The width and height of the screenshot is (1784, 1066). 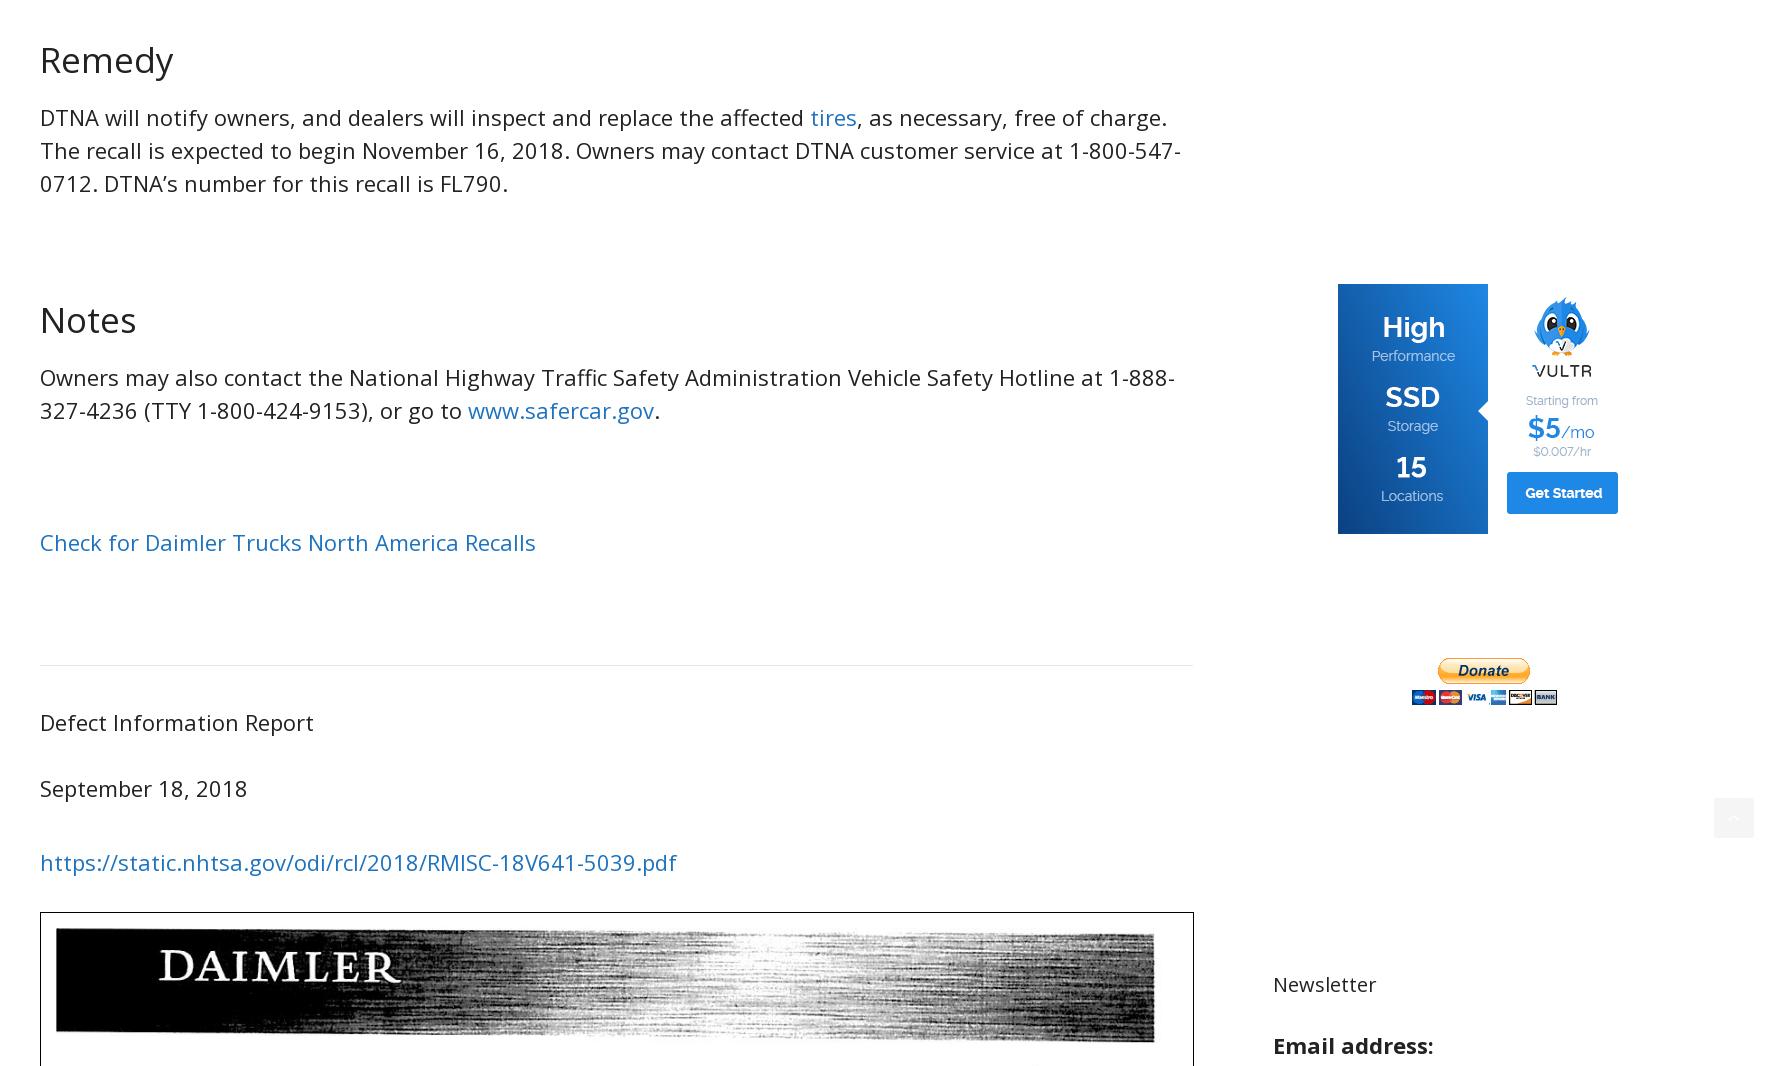 What do you see at coordinates (606, 393) in the screenshot?
I see `'Owners may also contact the National Highway Traffic Safety Administration Vehicle Safety Hotline at 1-888-327-4236 (TTY 1-800-424-9153), or go to'` at bounding box center [606, 393].